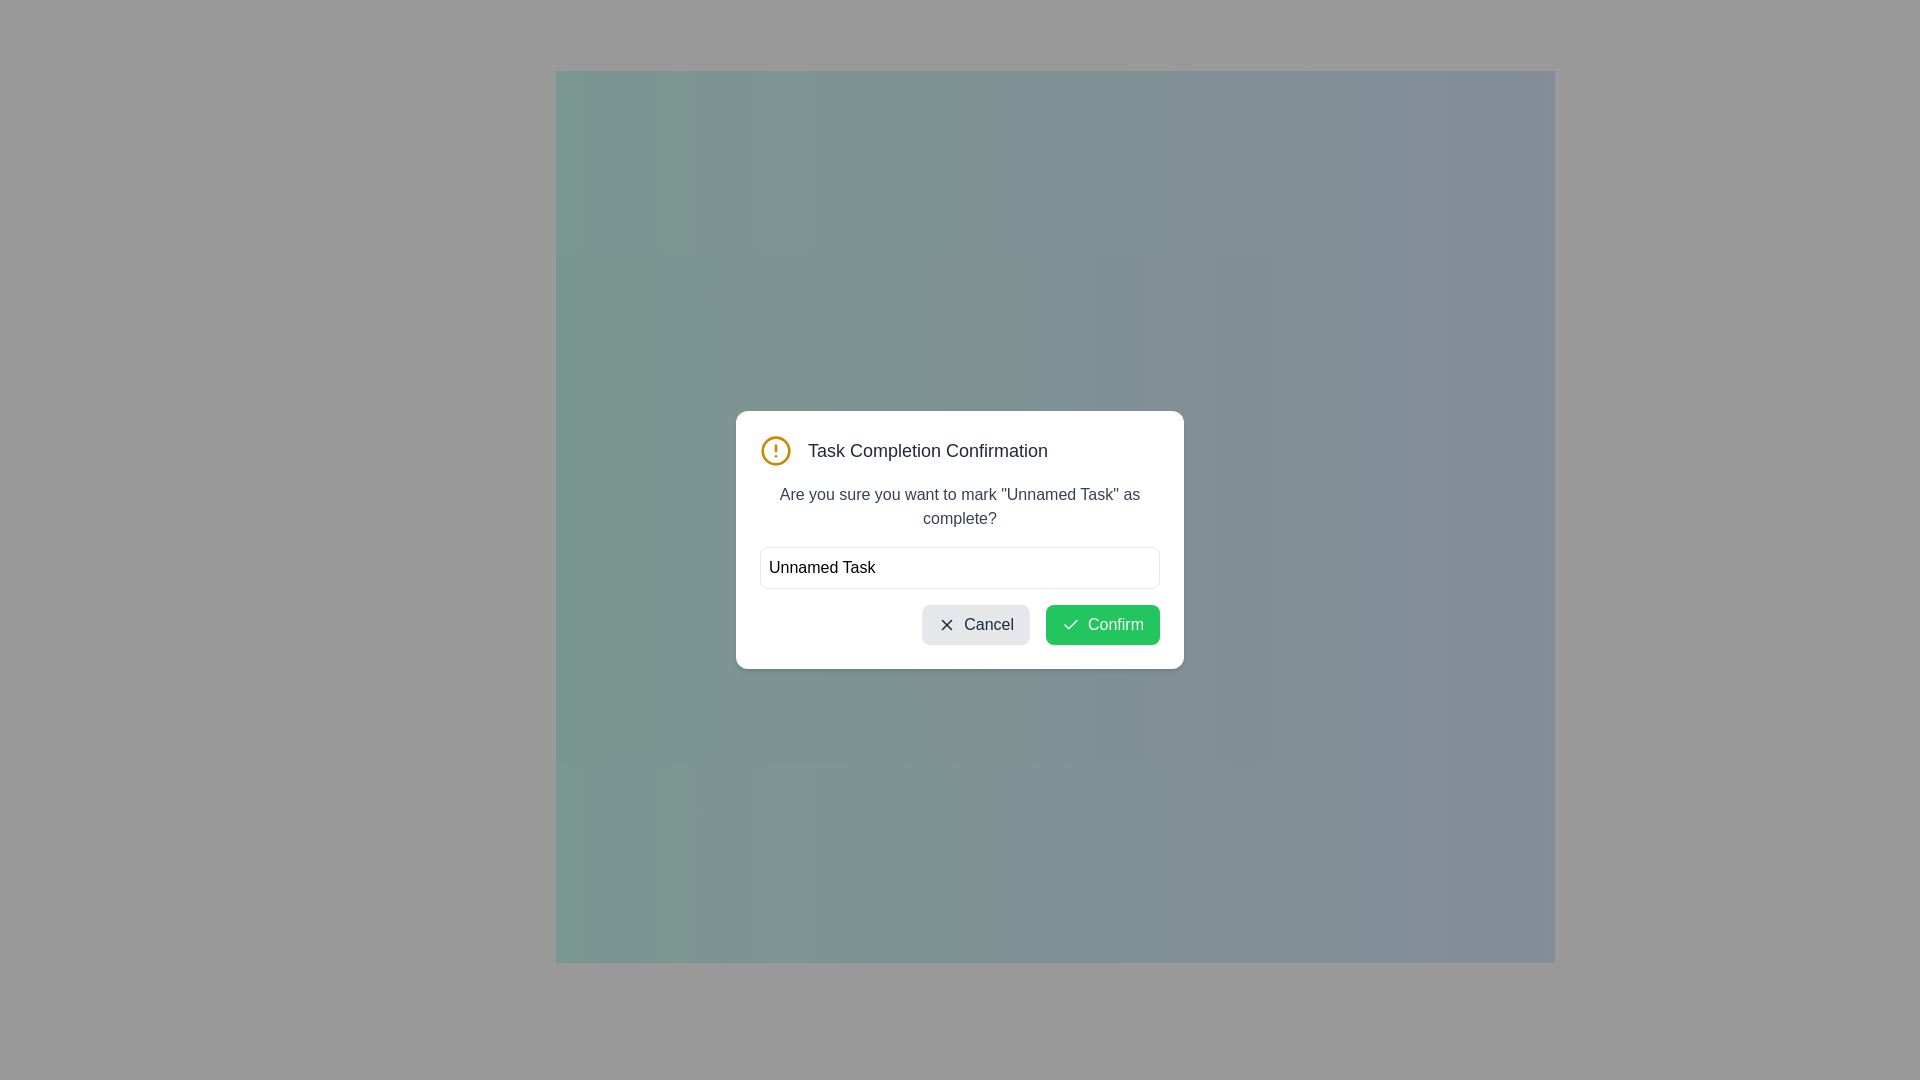 The image size is (1920, 1080). Describe the element at coordinates (960, 505) in the screenshot. I see `the Text Block that prompts confirmation for marking the 'Unnamed Task' as complete, located centrally in the modal dialog beneath the title 'Task Completion Confirmation'` at that location.